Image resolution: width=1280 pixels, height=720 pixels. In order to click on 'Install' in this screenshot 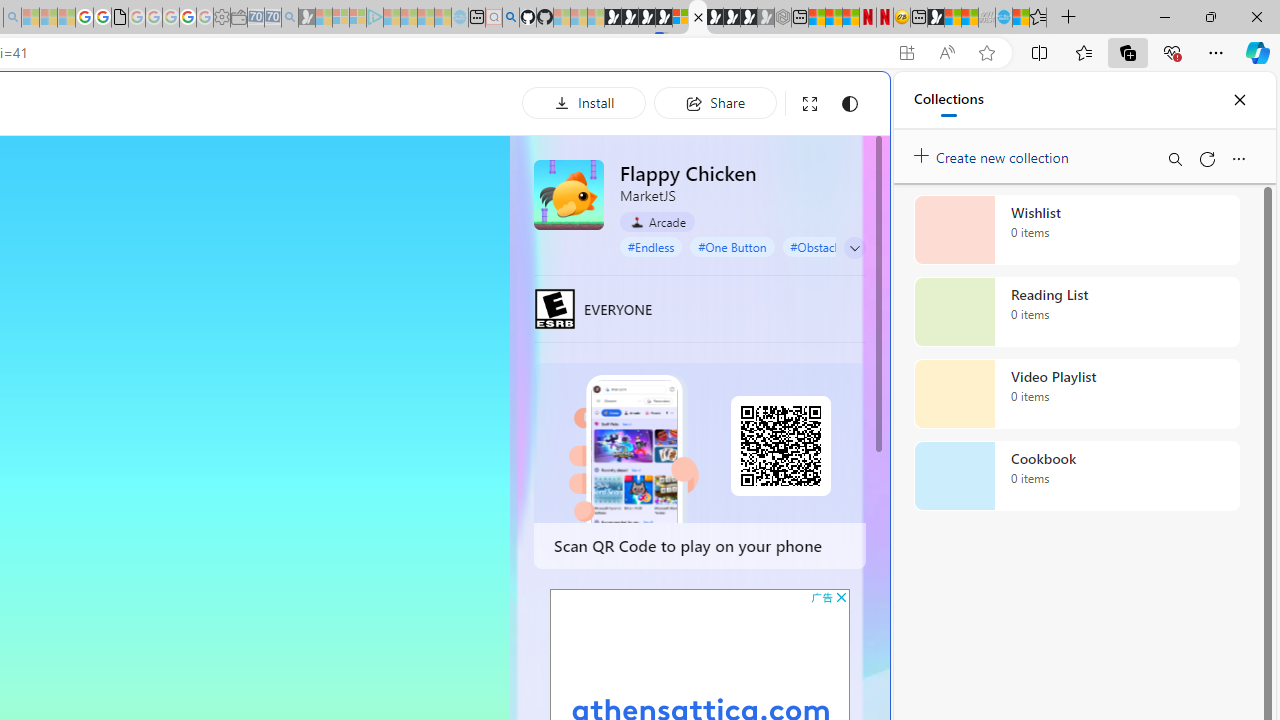, I will do `click(583, 102)`.